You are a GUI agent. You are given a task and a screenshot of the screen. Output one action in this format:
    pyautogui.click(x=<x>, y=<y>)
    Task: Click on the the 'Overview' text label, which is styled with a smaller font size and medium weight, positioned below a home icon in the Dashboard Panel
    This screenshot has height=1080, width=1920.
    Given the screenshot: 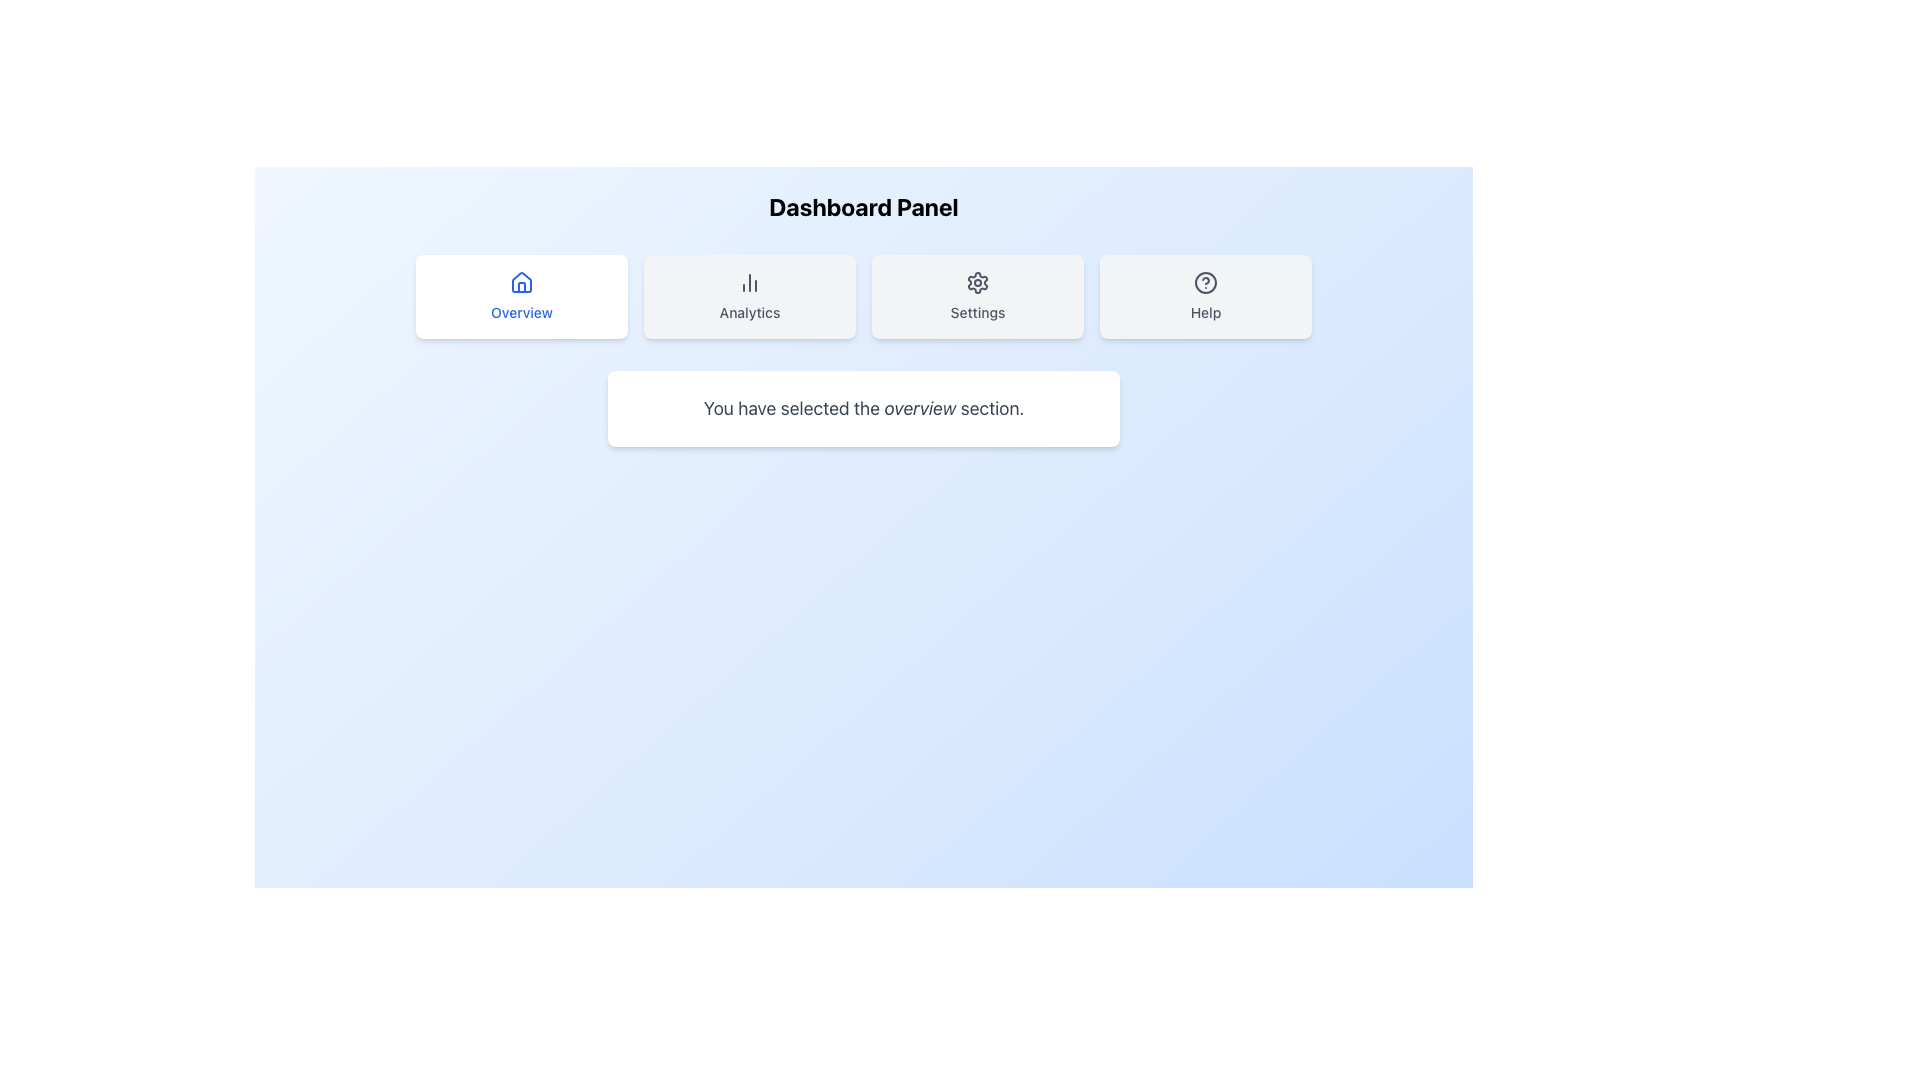 What is the action you would take?
    pyautogui.click(x=522, y=312)
    